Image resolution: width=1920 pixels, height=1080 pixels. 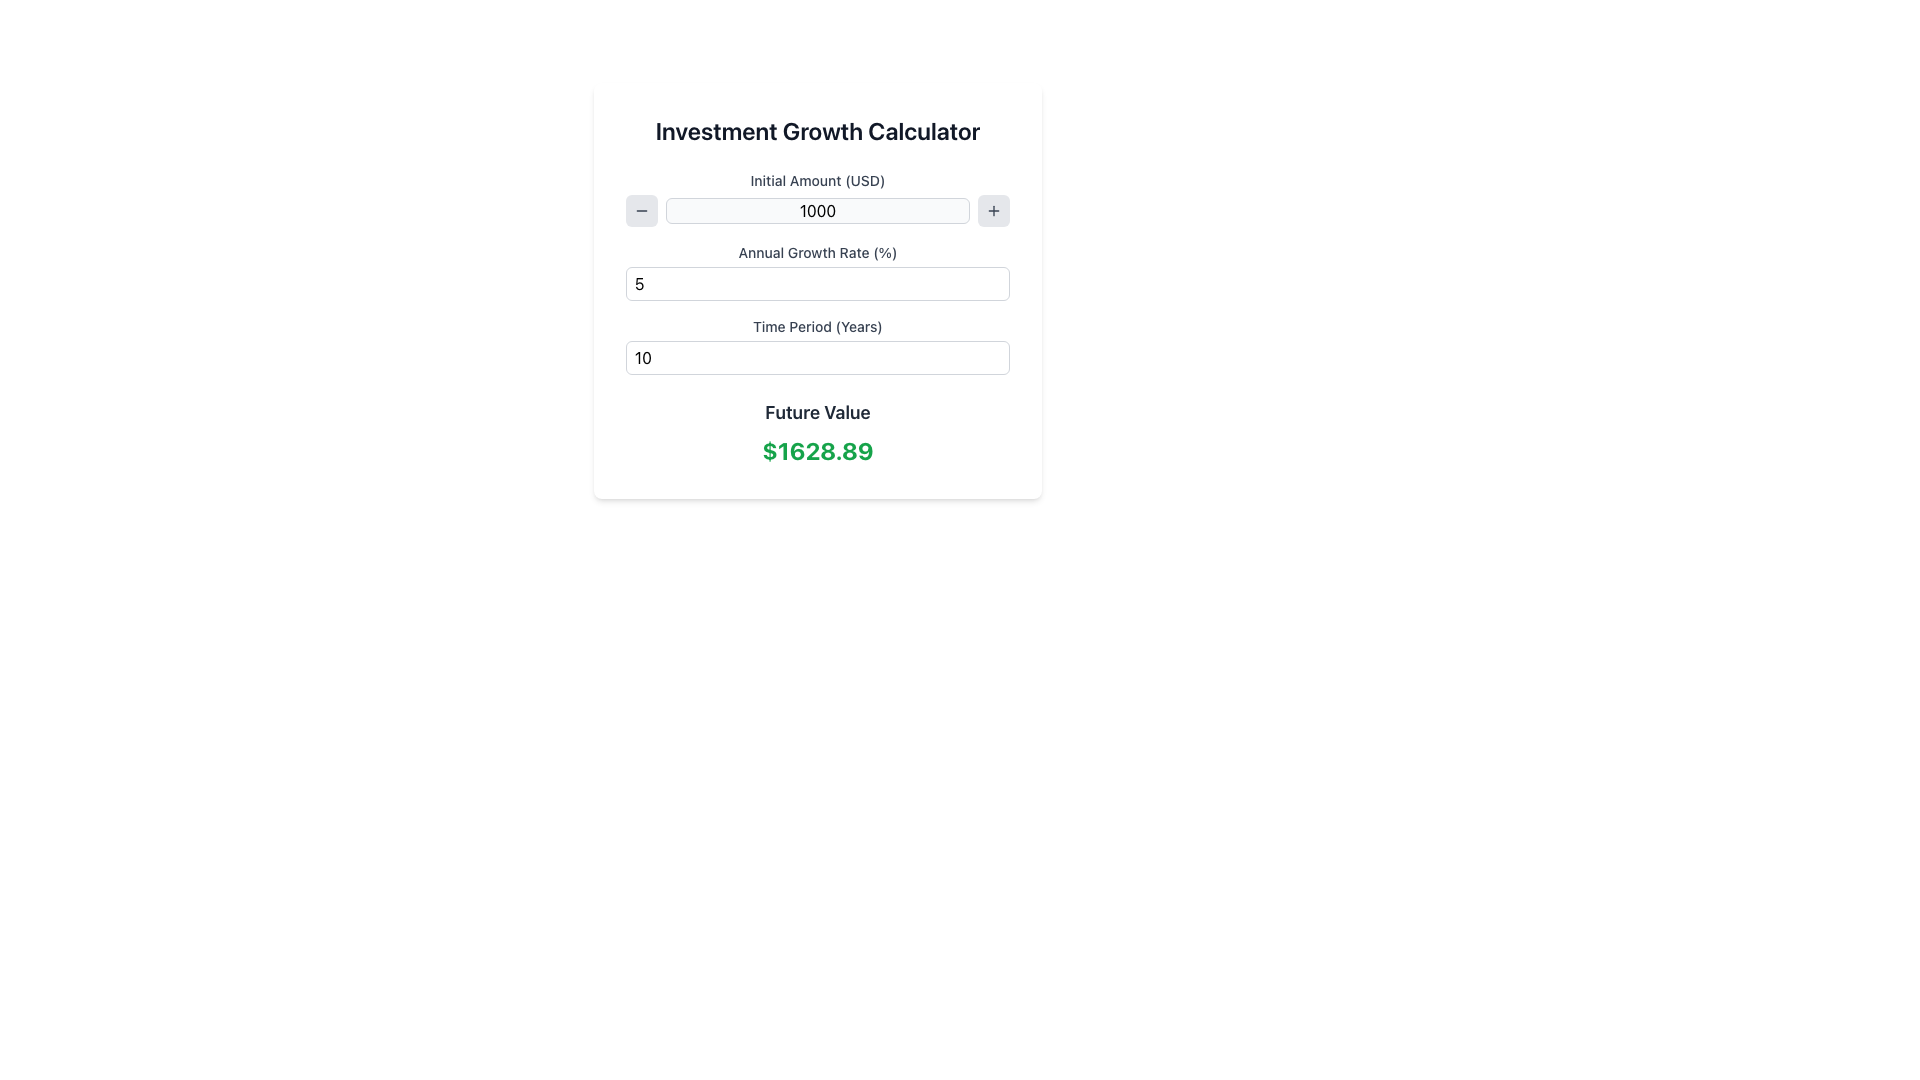 I want to click on the increment button located to the right of the numeric input field displaying '1000', so click(x=993, y=211).